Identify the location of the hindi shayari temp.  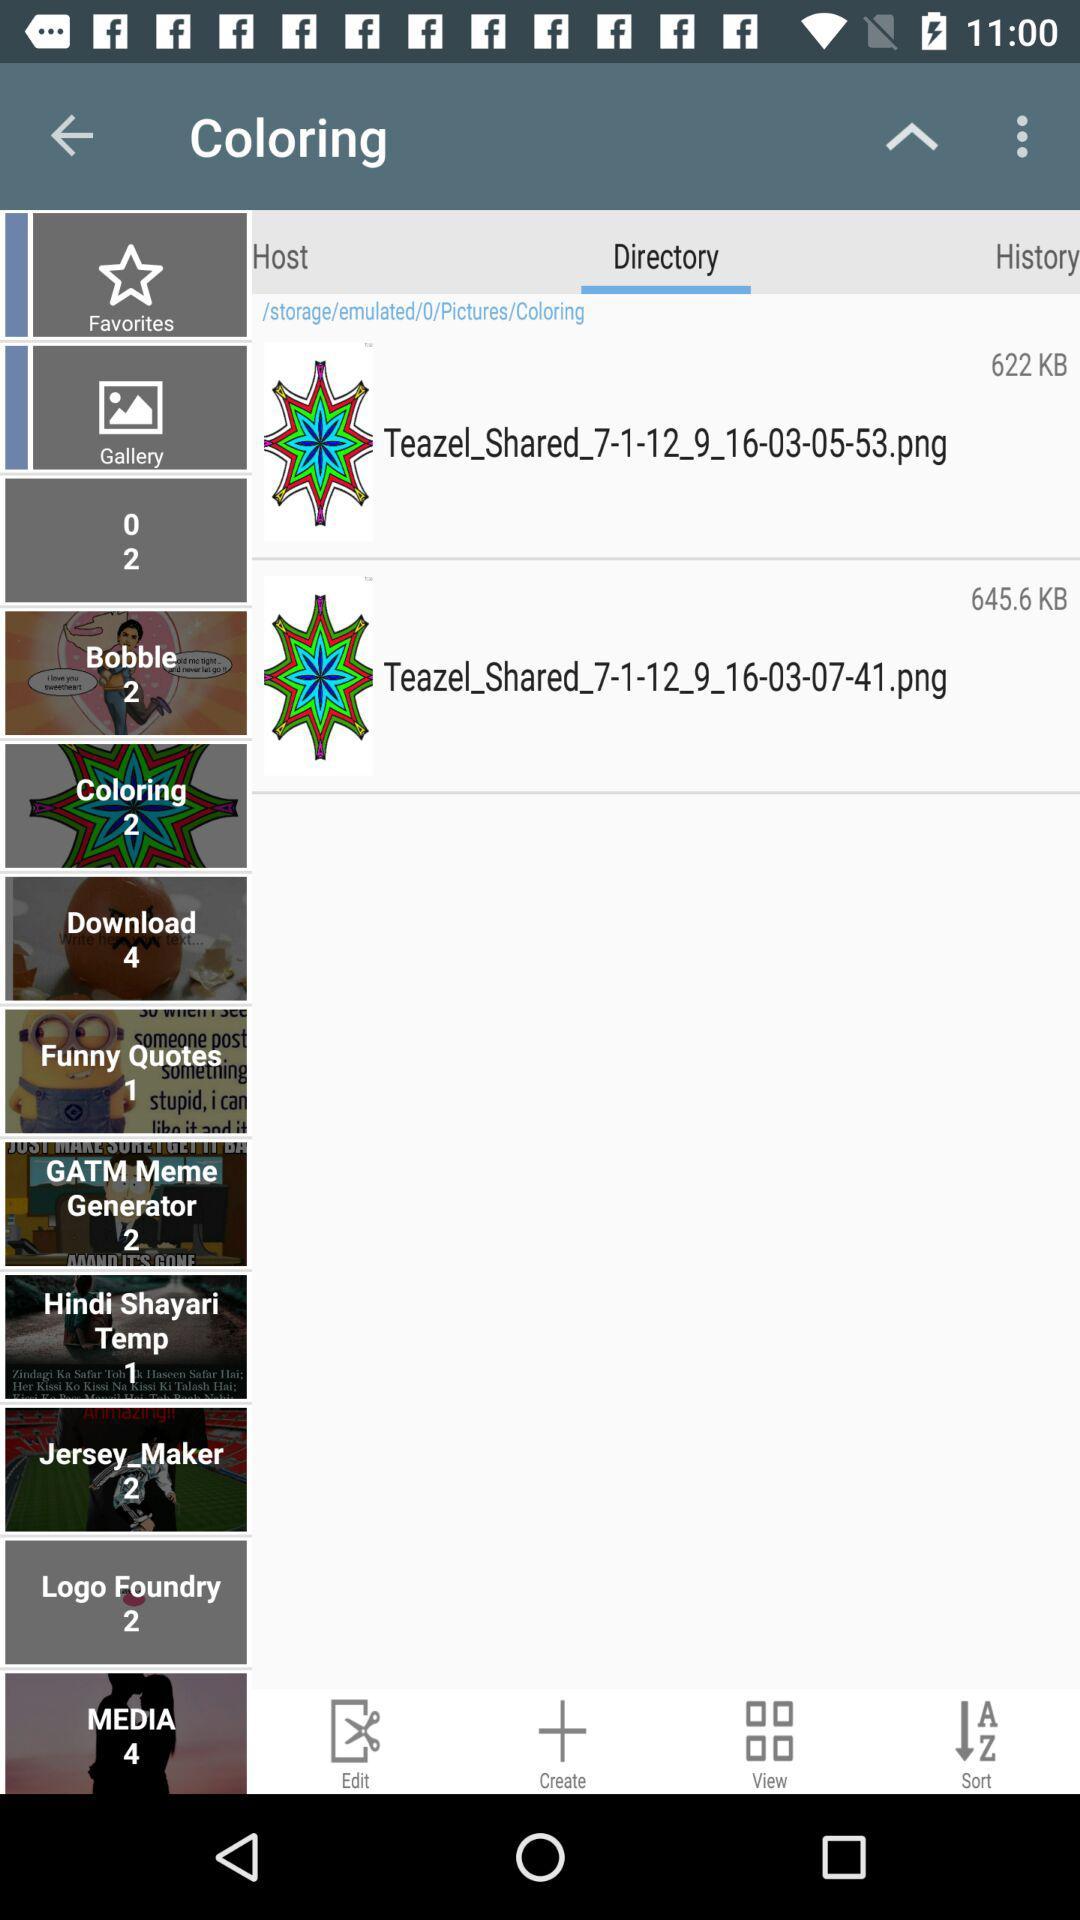
(128, 1336).